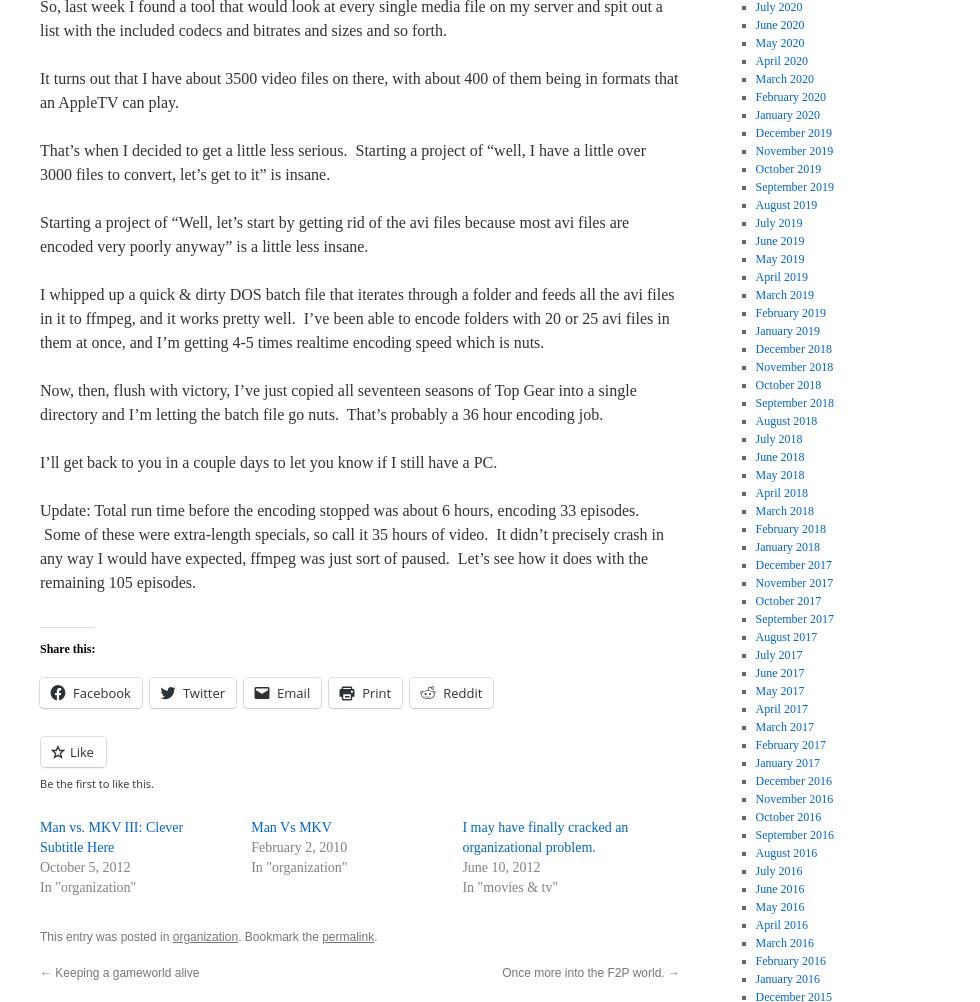 The image size is (980, 1002). Describe the element at coordinates (784, 78) in the screenshot. I see `'March 2020'` at that location.